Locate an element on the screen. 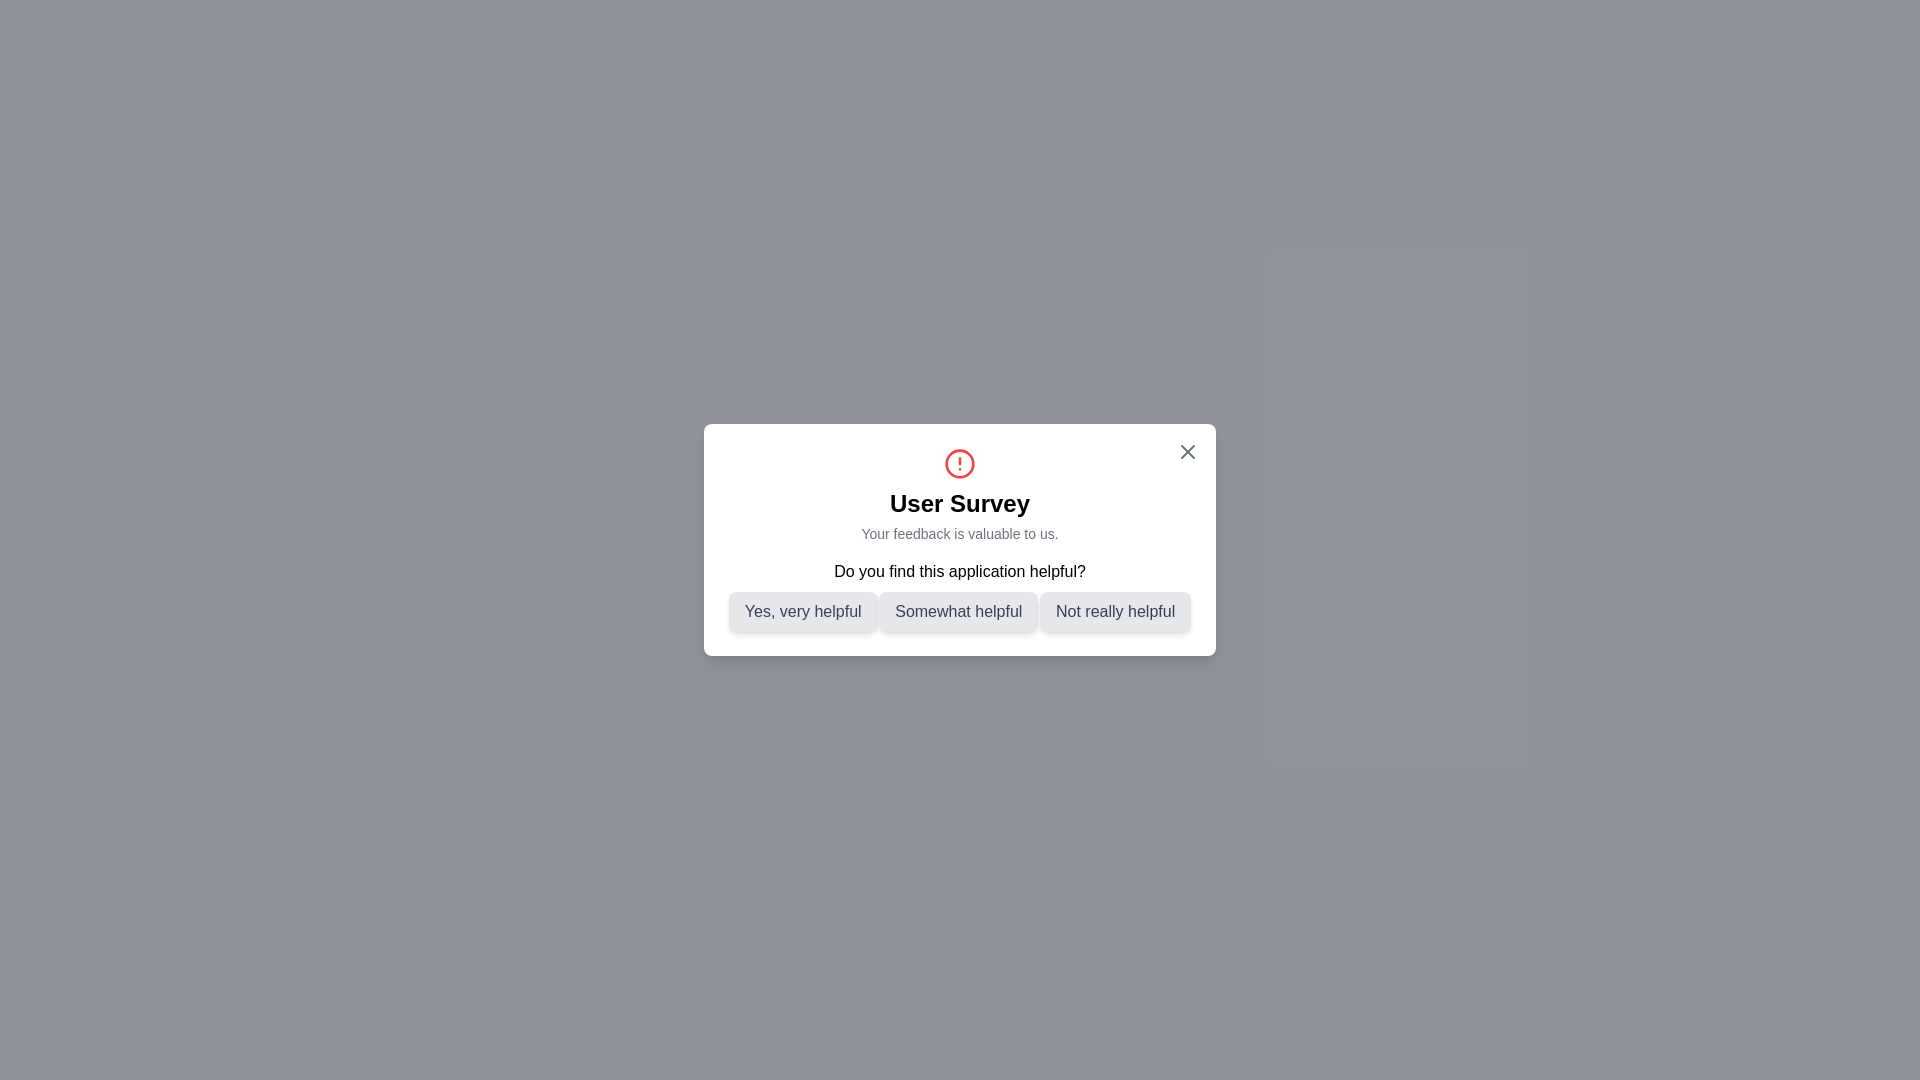 This screenshot has height=1080, width=1920. the textual label that asks 'Do you find this application helpful?' which is located in the modal dialog box, positioned below the subtitle and above the response options is located at coordinates (960, 571).